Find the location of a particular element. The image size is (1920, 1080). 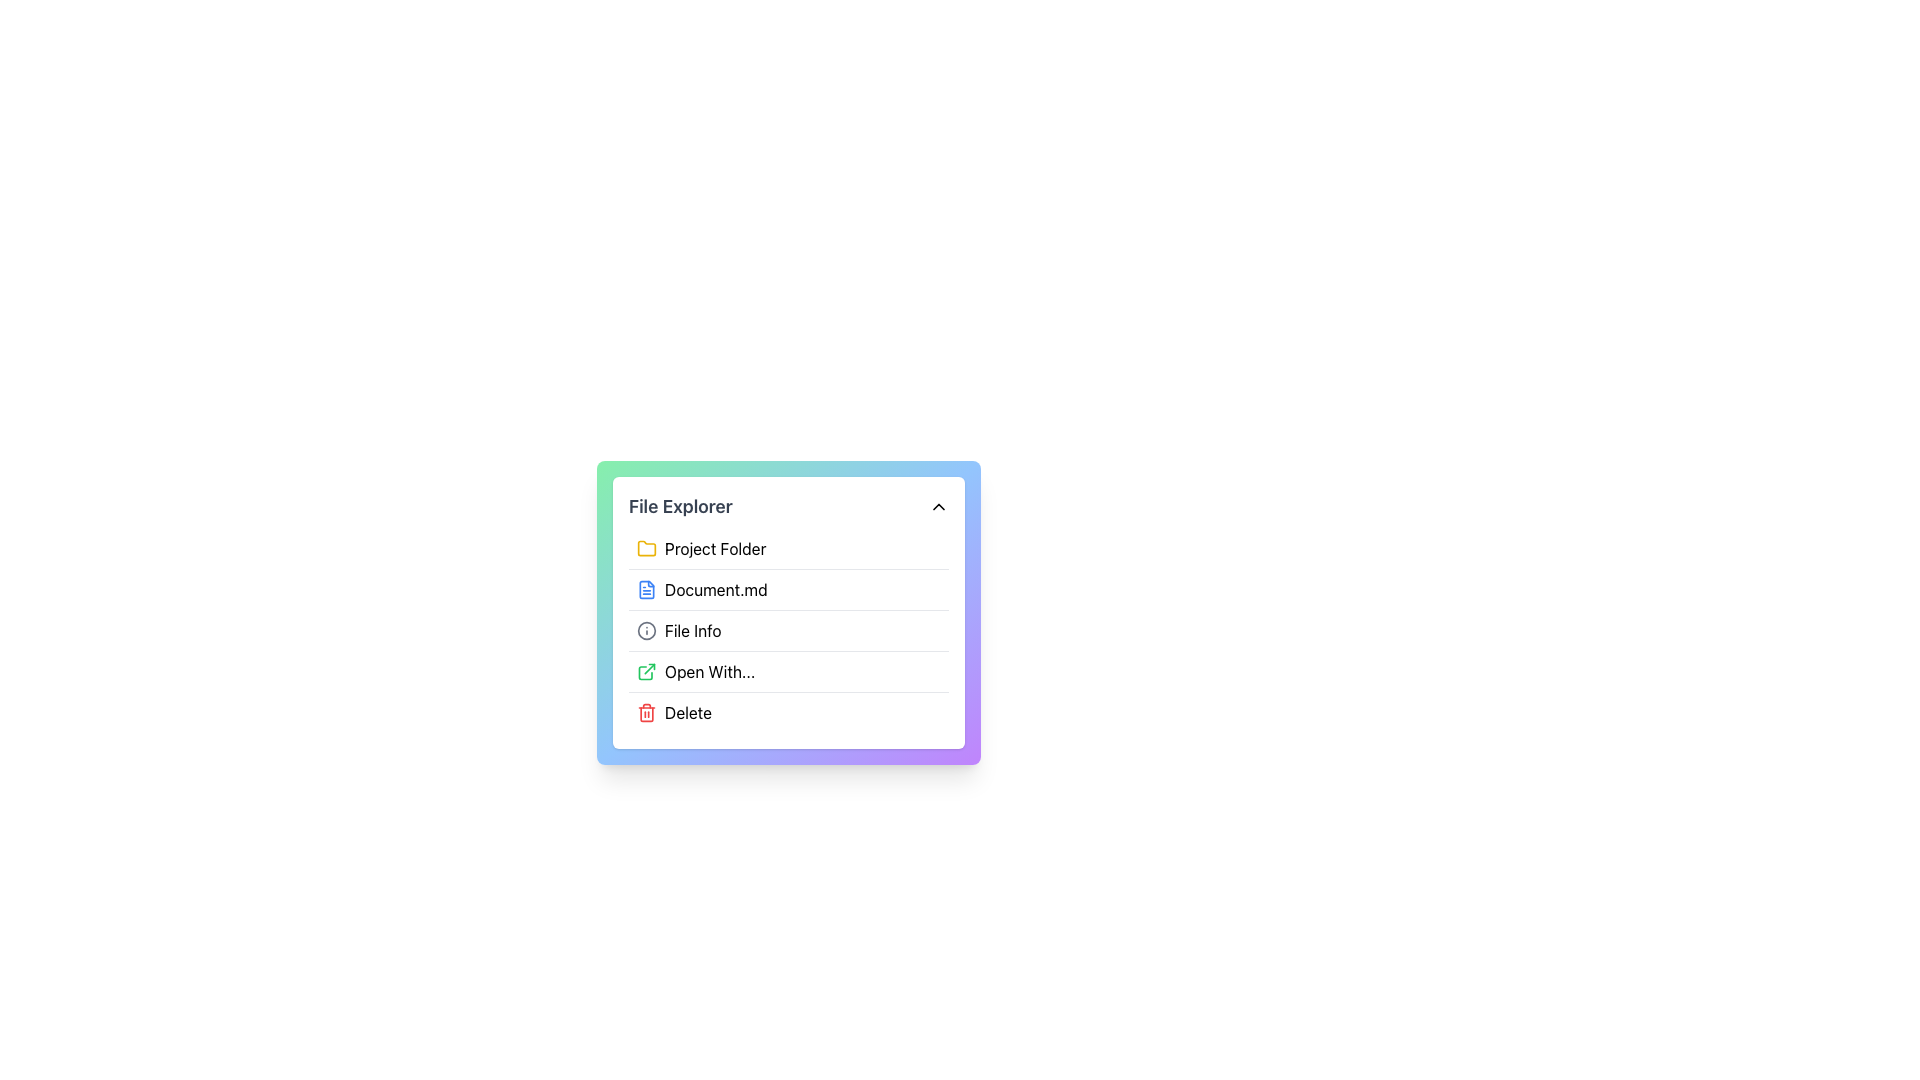

the 'Project Folder' text label is located at coordinates (715, 548).